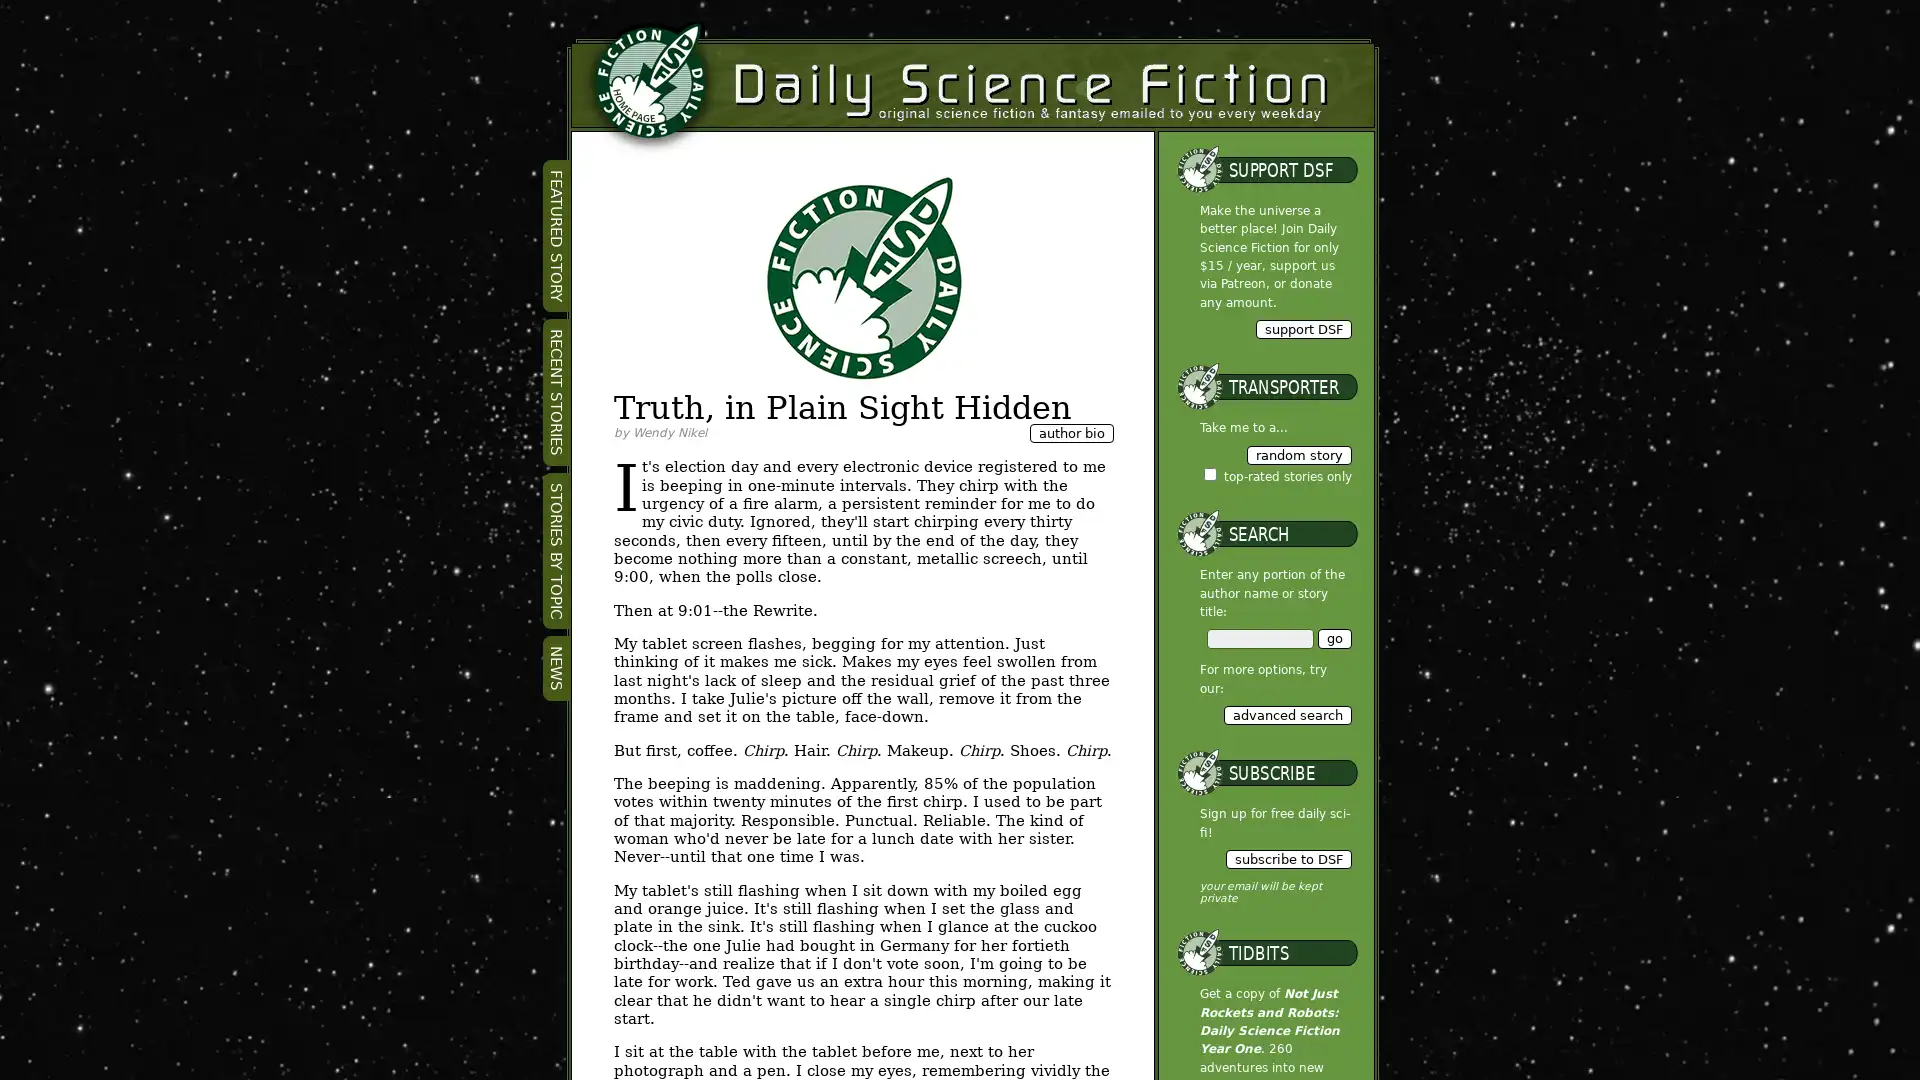  I want to click on support DSF, so click(1302, 327).